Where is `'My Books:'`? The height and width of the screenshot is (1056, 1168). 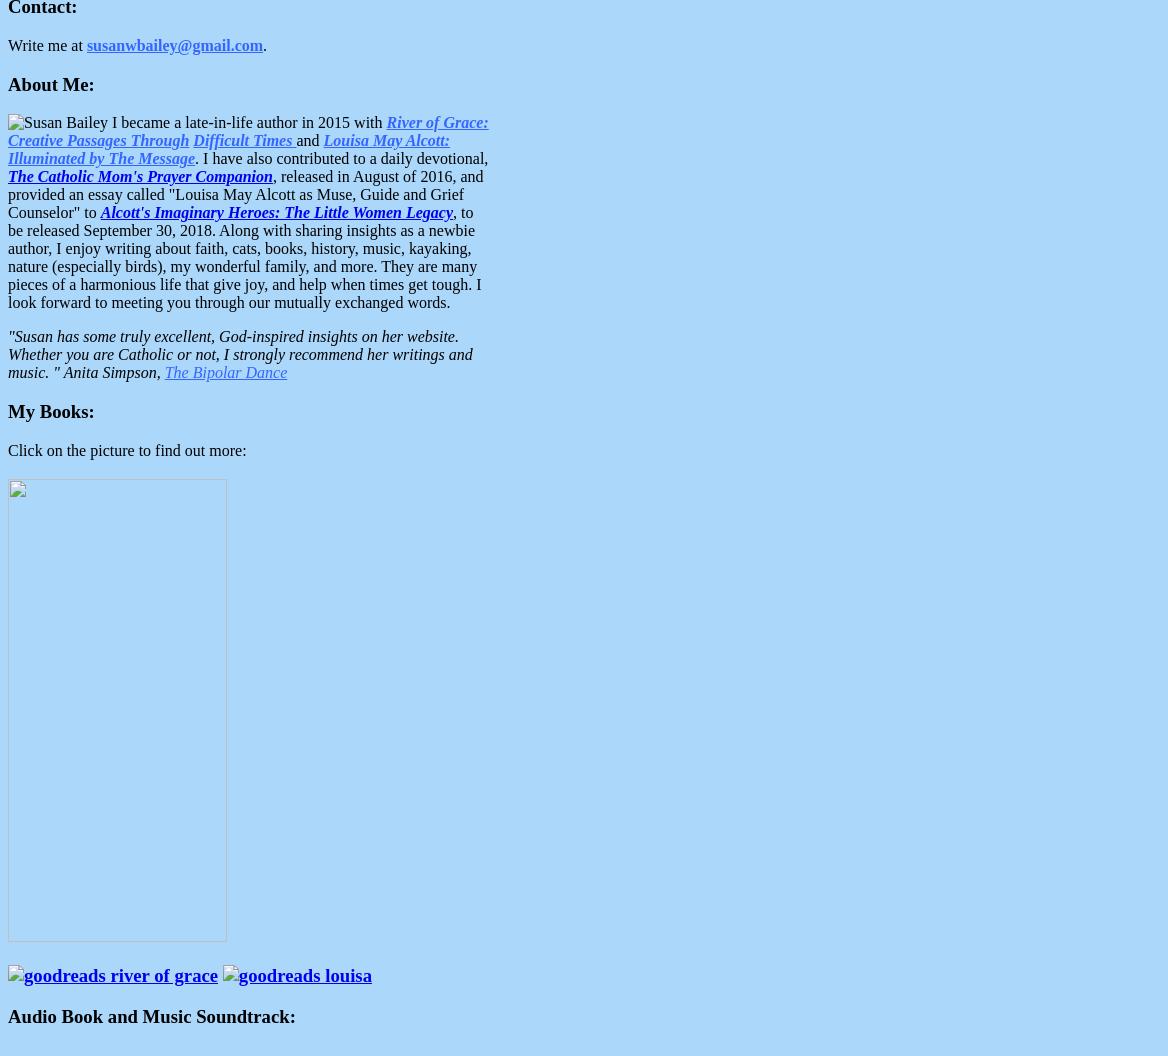
'My Books:' is located at coordinates (51, 411).